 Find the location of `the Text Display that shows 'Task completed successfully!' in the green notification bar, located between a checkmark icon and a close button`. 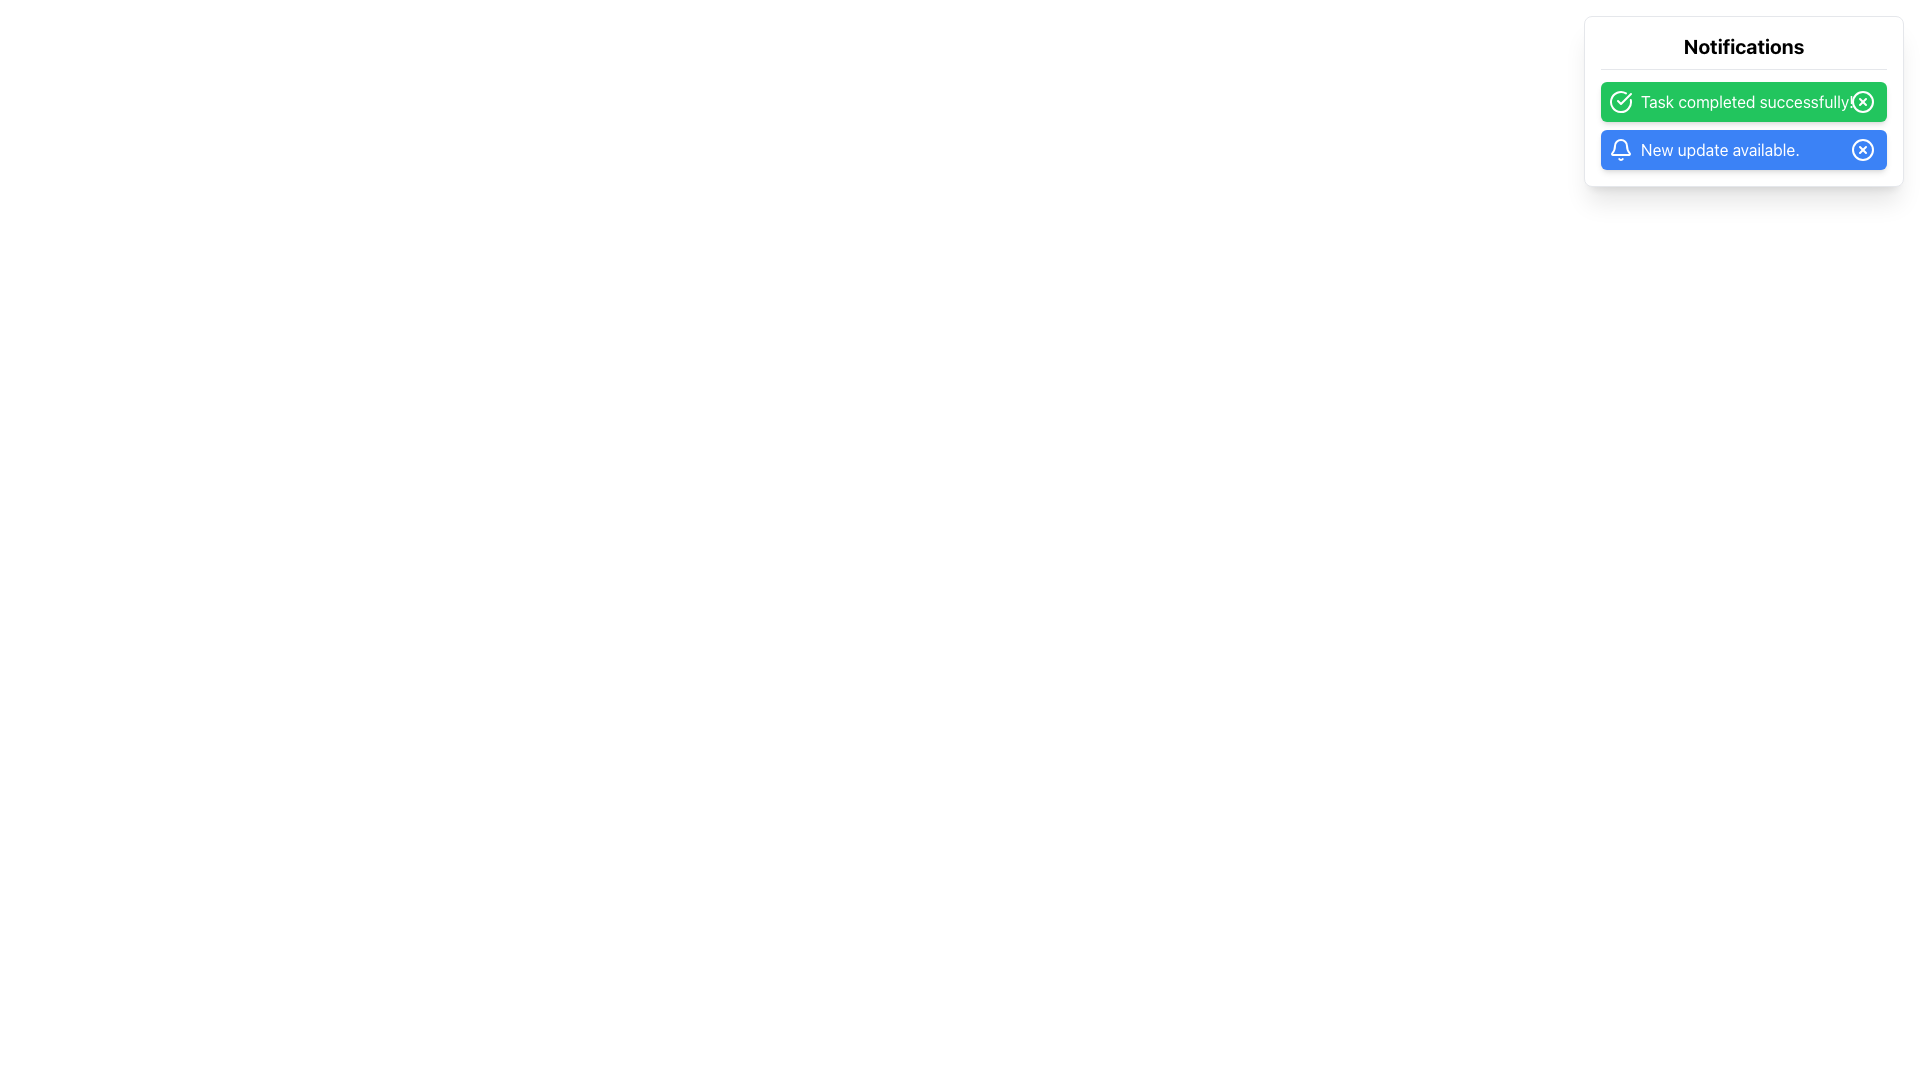

the Text Display that shows 'Task completed successfully!' in the green notification bar, located between a checkmark icon and a close button is located at coordinates (1746, 101).